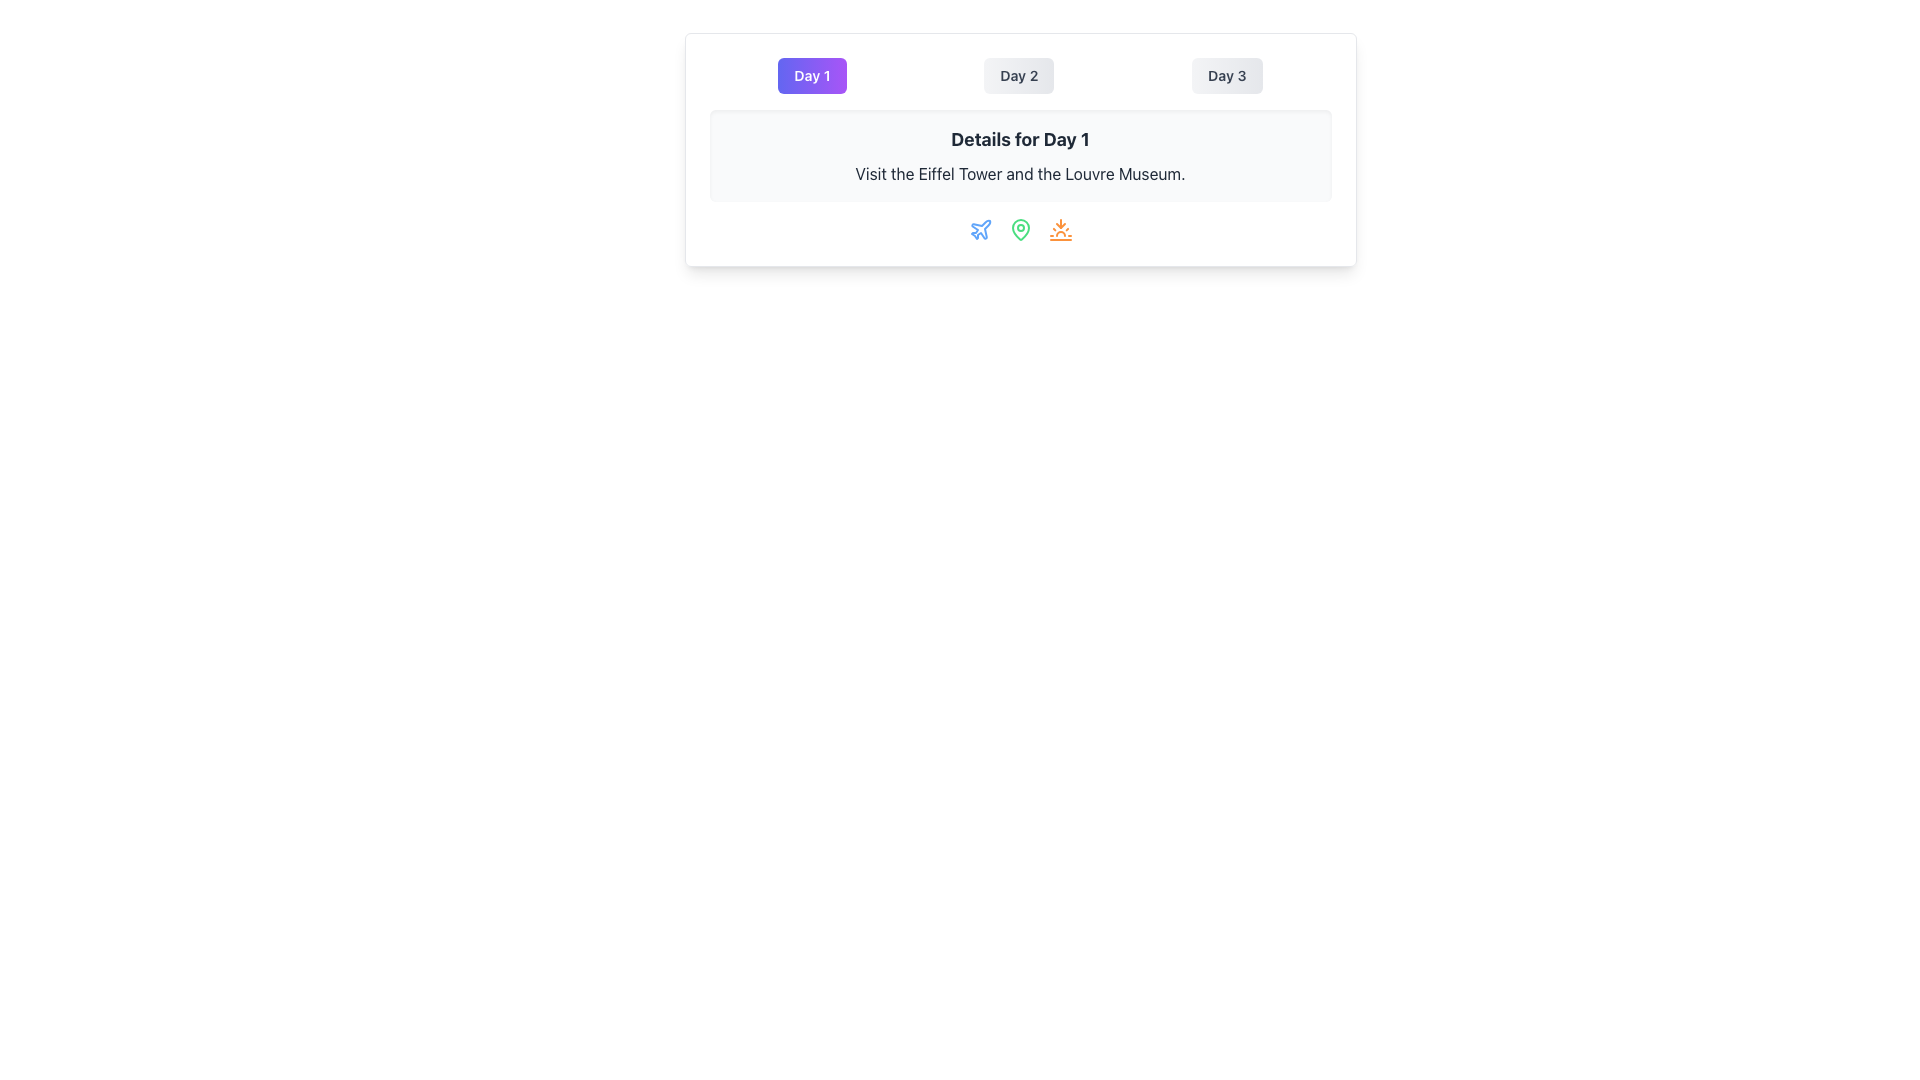  What do you see at coordinates (1020, 229) in the screenshot?
I see `the Icon Group Row located beneath the description 'Visit the Eiffel Tower and the Louvre Museum,' which contains three colorful travel-related icons arranged horizontally` at bounding box center [1020, 229].